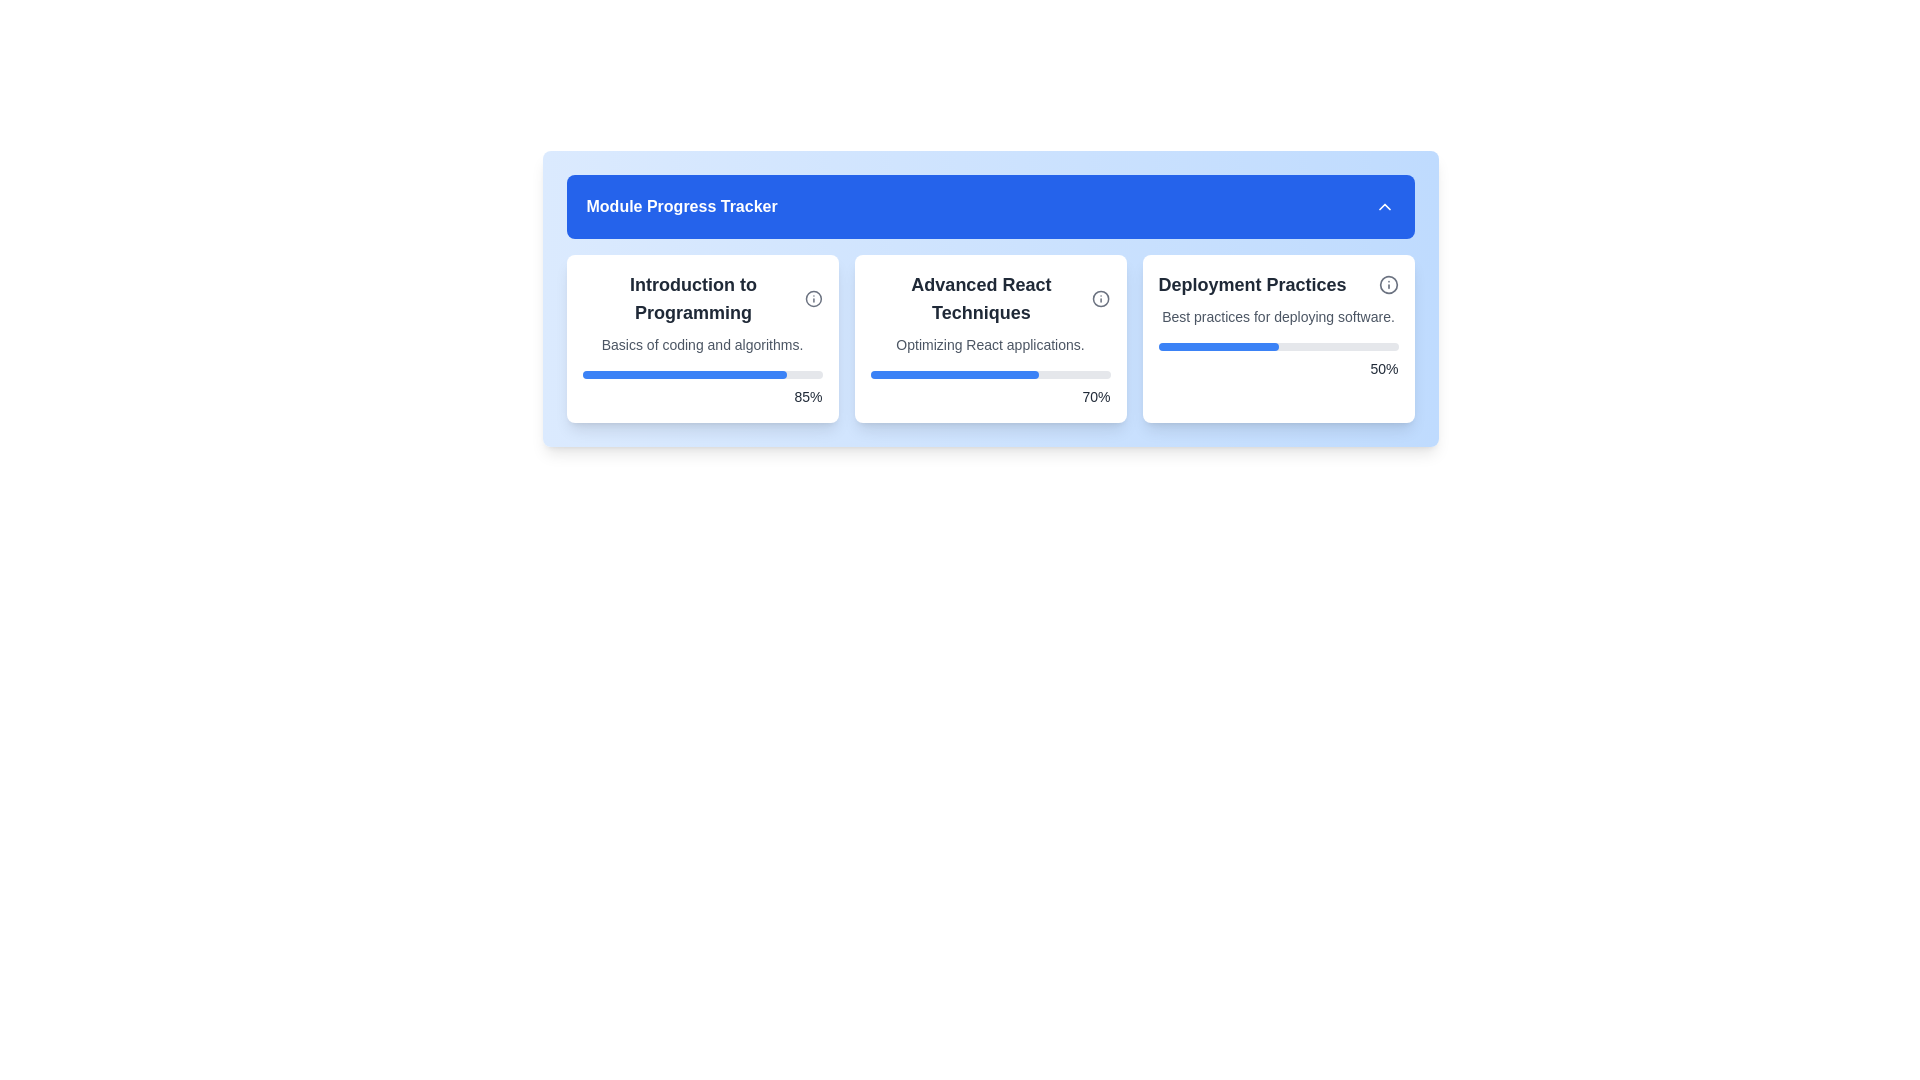 This screenshot has width=1920, height=1080. Describe the element at coordinates (1387, 285) in the screenshot. I see `the information icon styled in a circular frame with a hollow center, located on the right side of the 'Deployment Practices' headline` at that location.